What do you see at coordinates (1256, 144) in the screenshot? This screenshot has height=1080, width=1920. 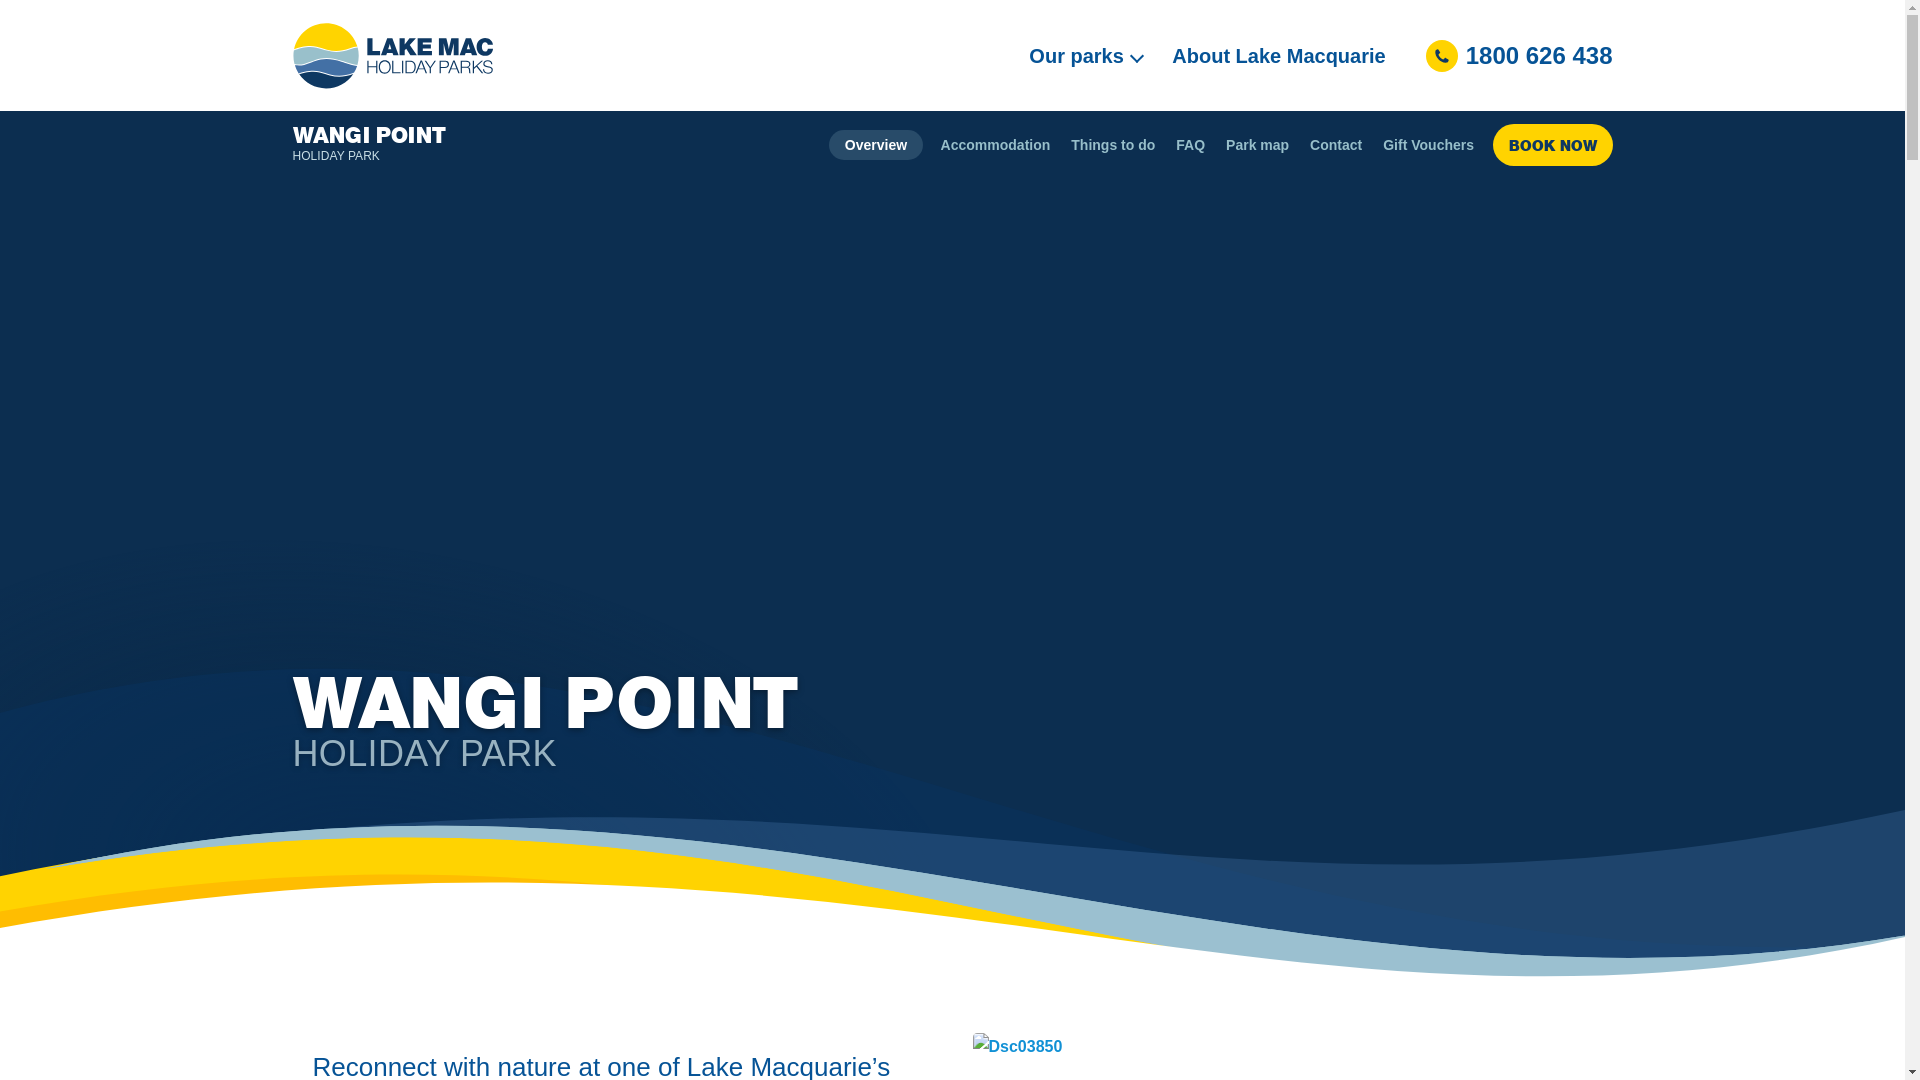 I see `'Park map'` at bounding box center [1256, 144].